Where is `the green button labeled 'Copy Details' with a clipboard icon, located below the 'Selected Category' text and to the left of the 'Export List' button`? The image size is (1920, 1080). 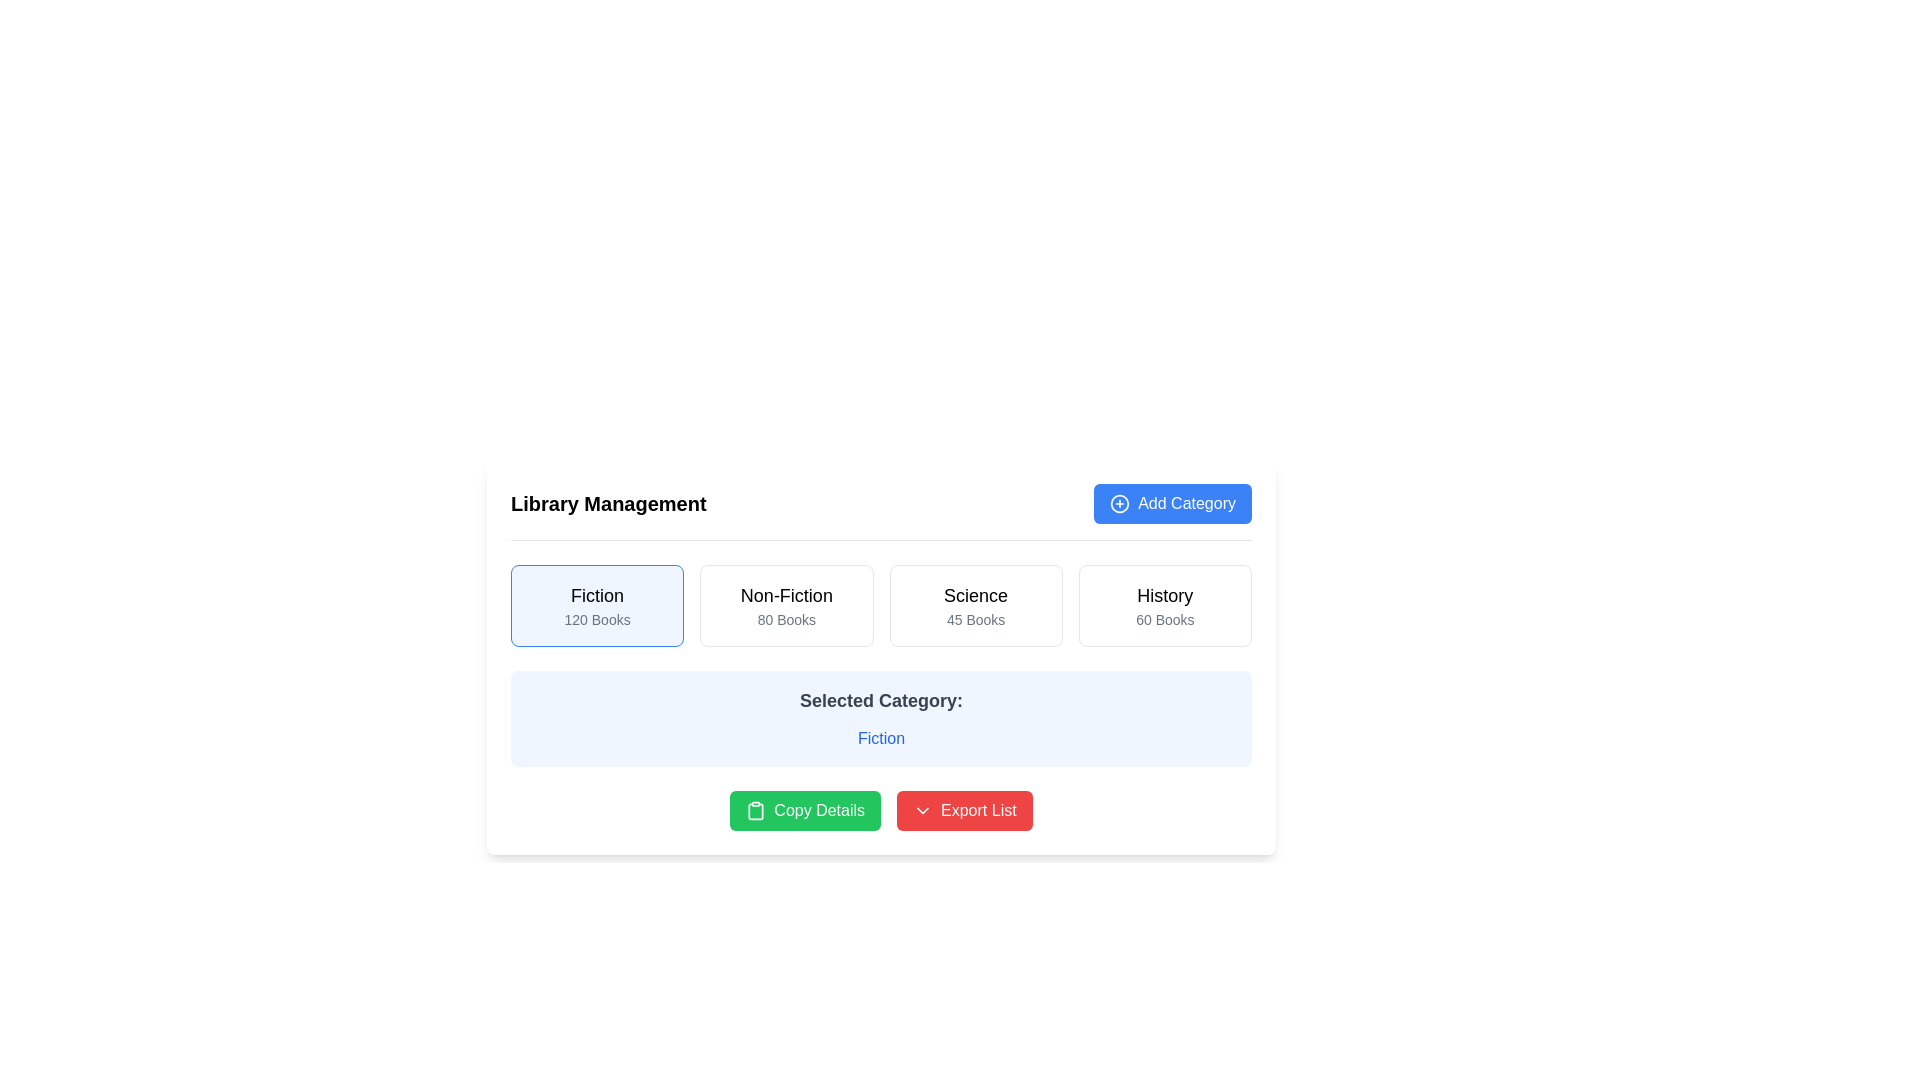 the green button labeled 'Copy Details' with a clipboard icon, located below the 'Selected Category' text and to the left of the 'Export List' button is located at coordinates (805, 810).